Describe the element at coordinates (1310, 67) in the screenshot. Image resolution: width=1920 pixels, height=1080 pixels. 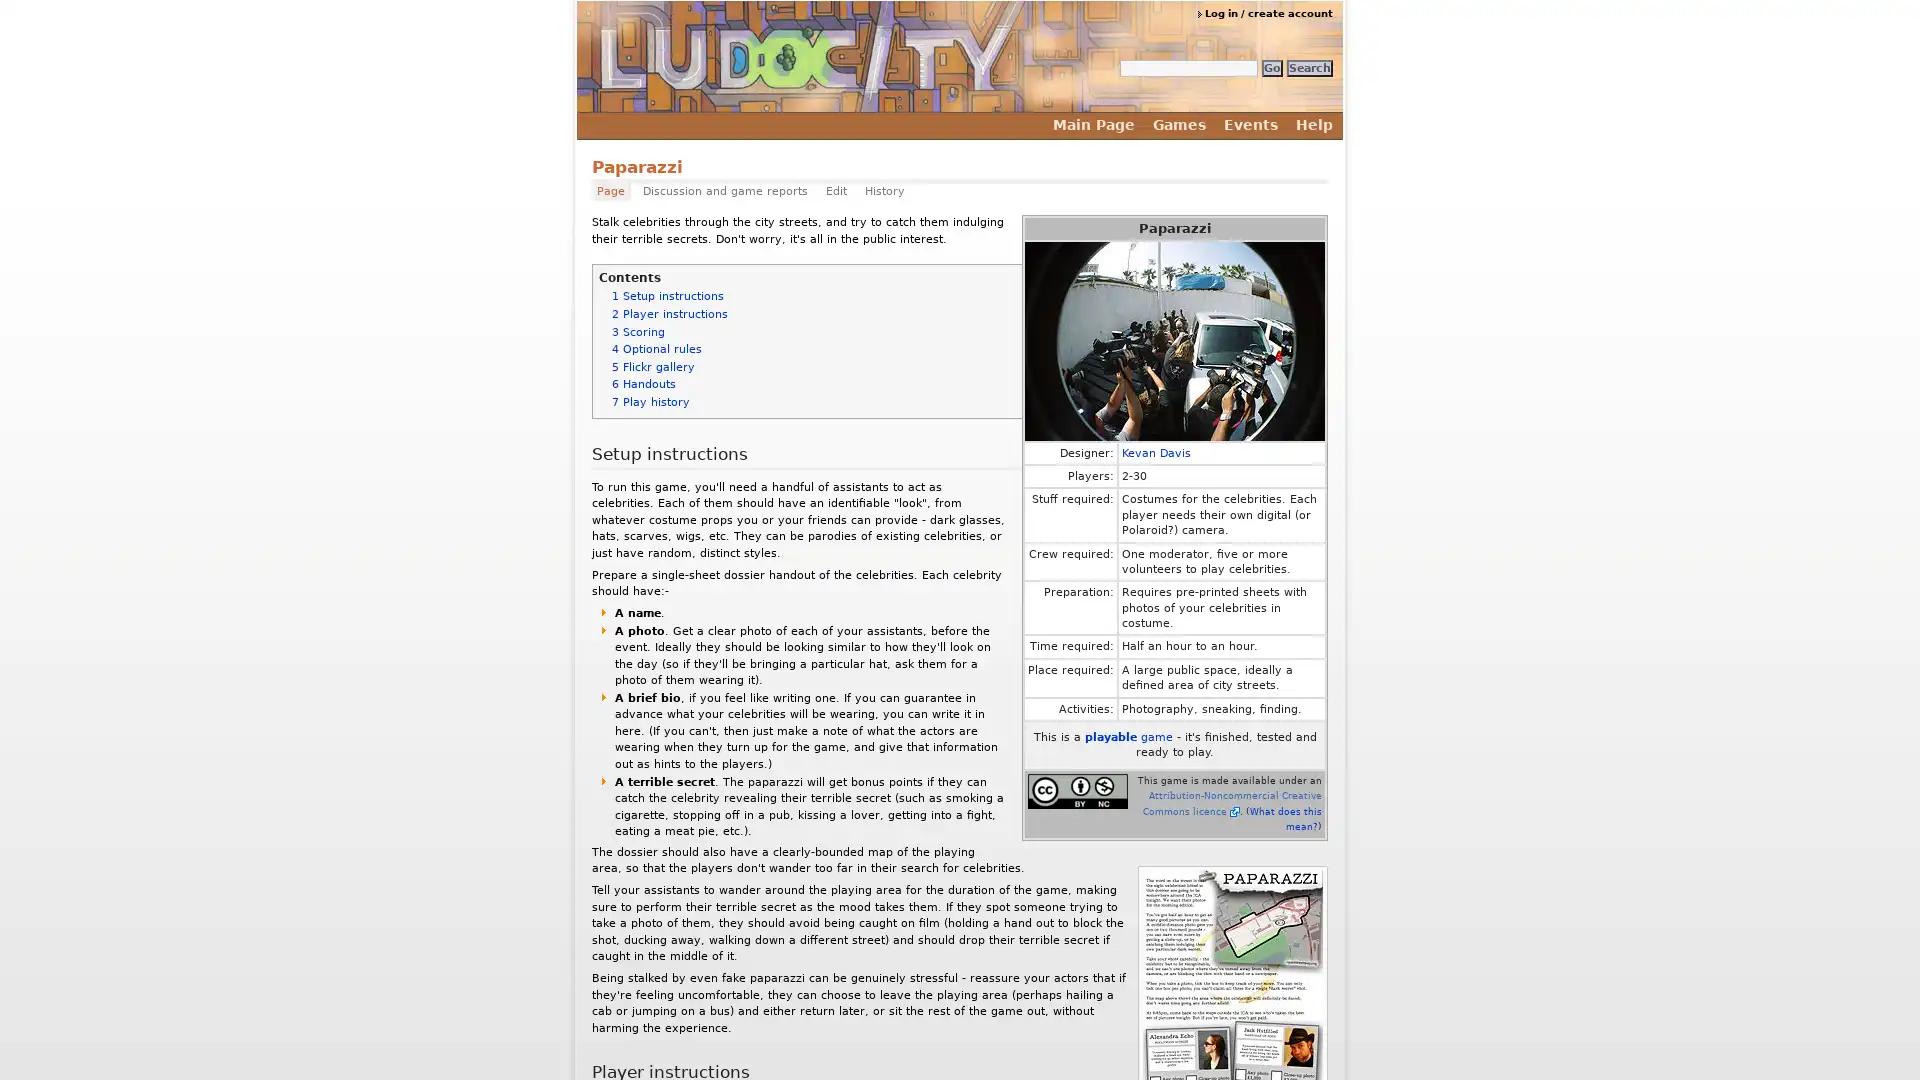
I see `Search` at that location.